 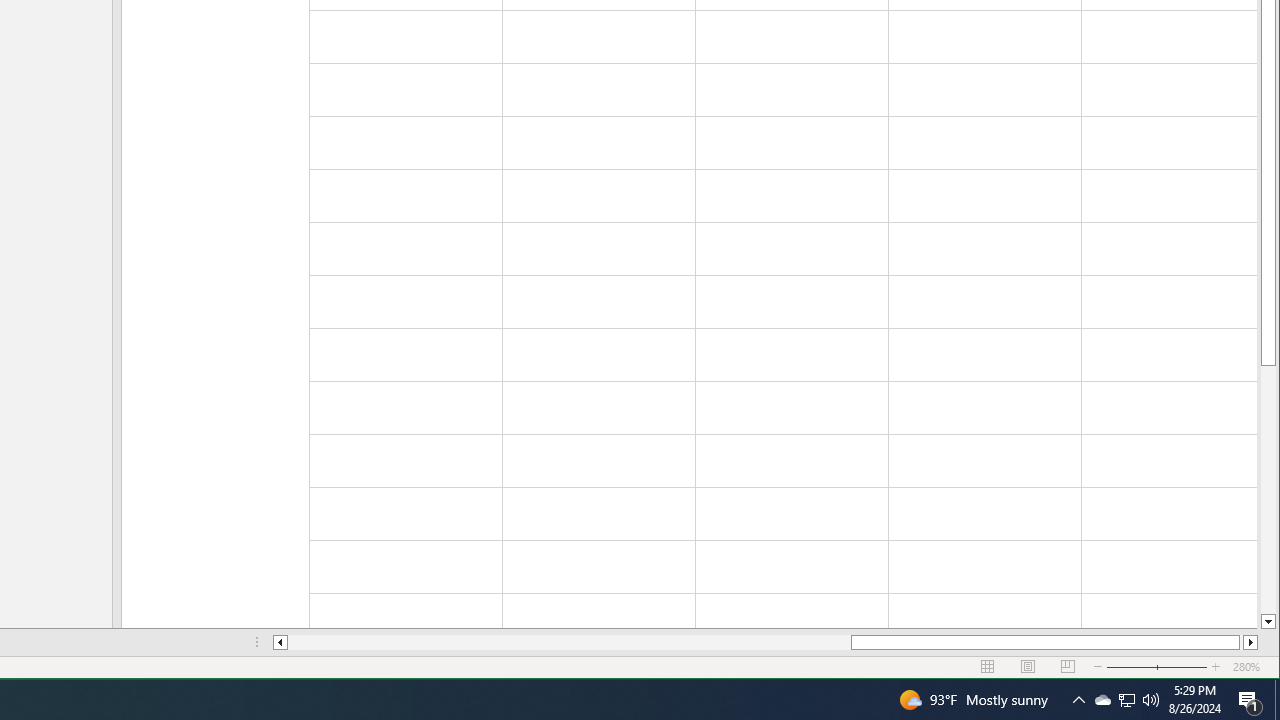 What do you see at coordinates (1151, 698) in the screenshot?
I see `'Q2790: 100%'` at bounding box center [1151, 698].